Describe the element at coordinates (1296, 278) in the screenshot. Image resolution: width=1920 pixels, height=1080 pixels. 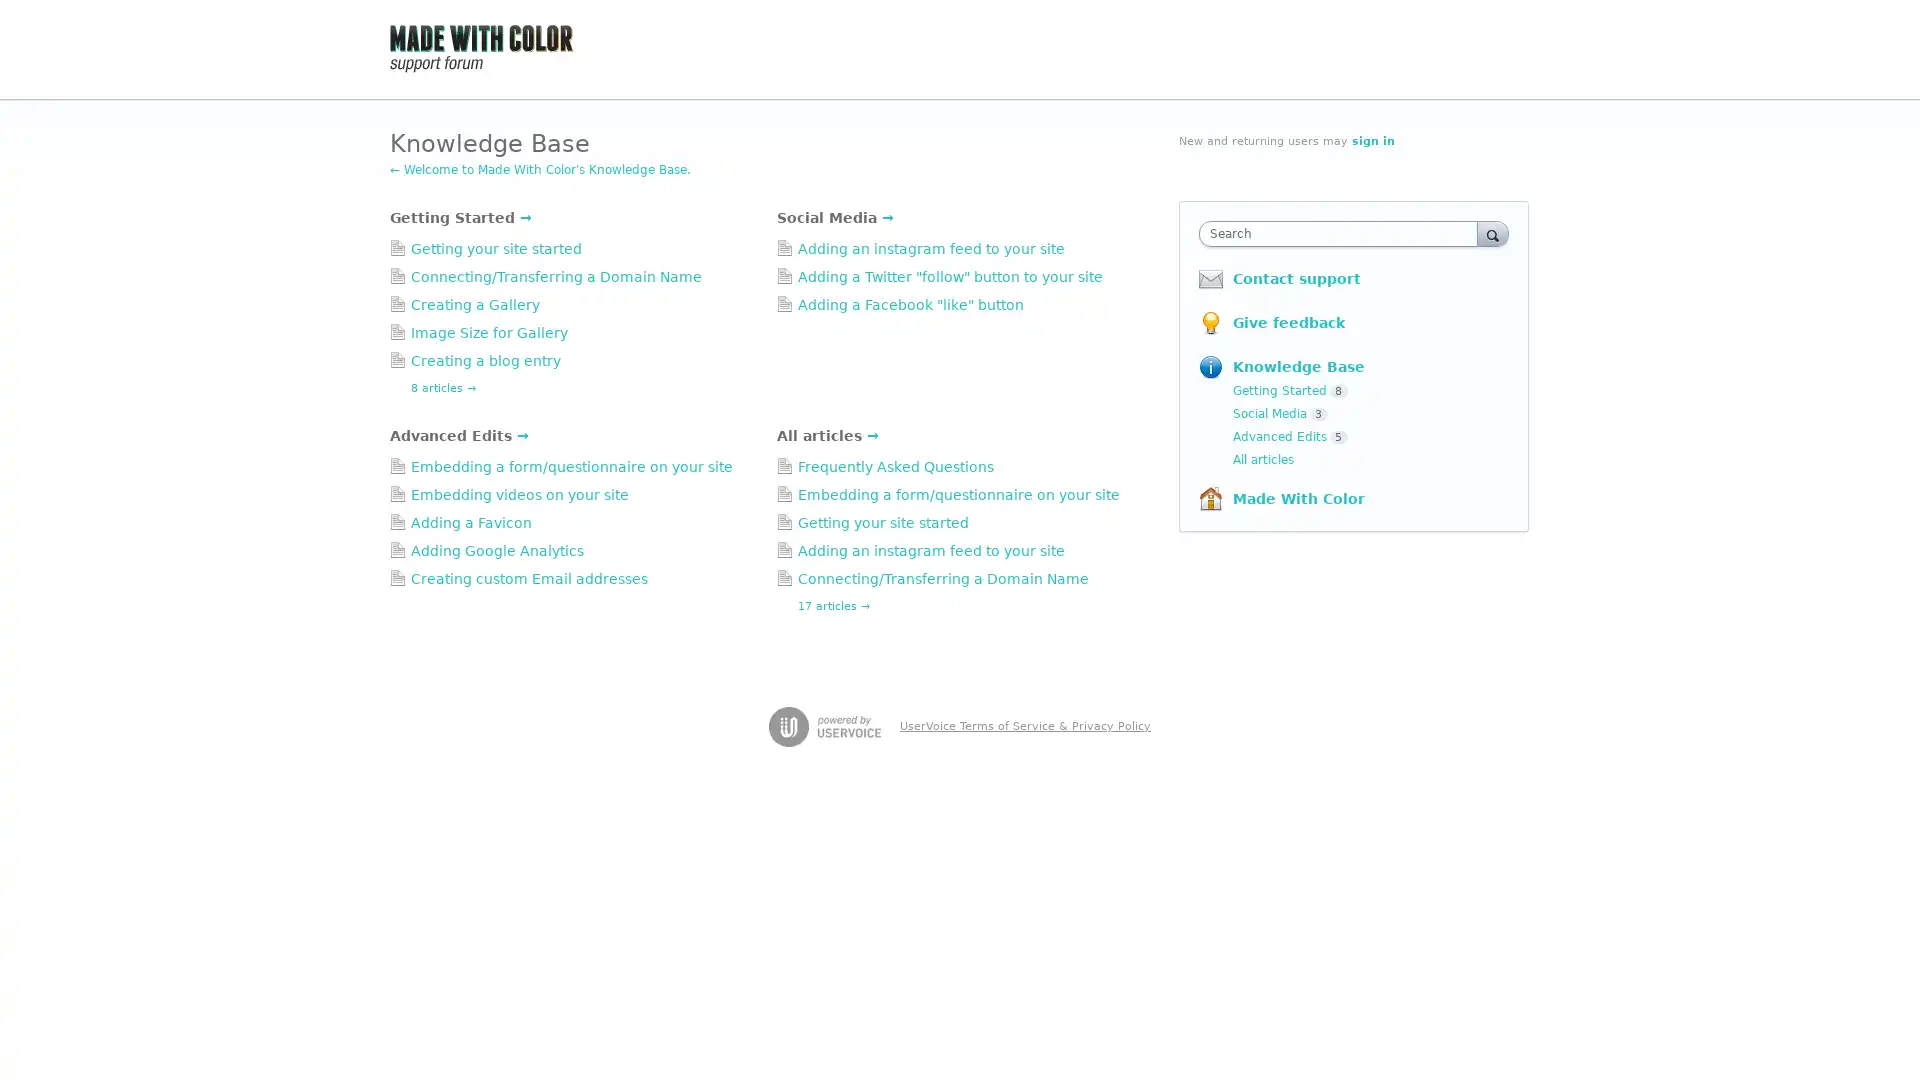
I see `Contact support` at that location.